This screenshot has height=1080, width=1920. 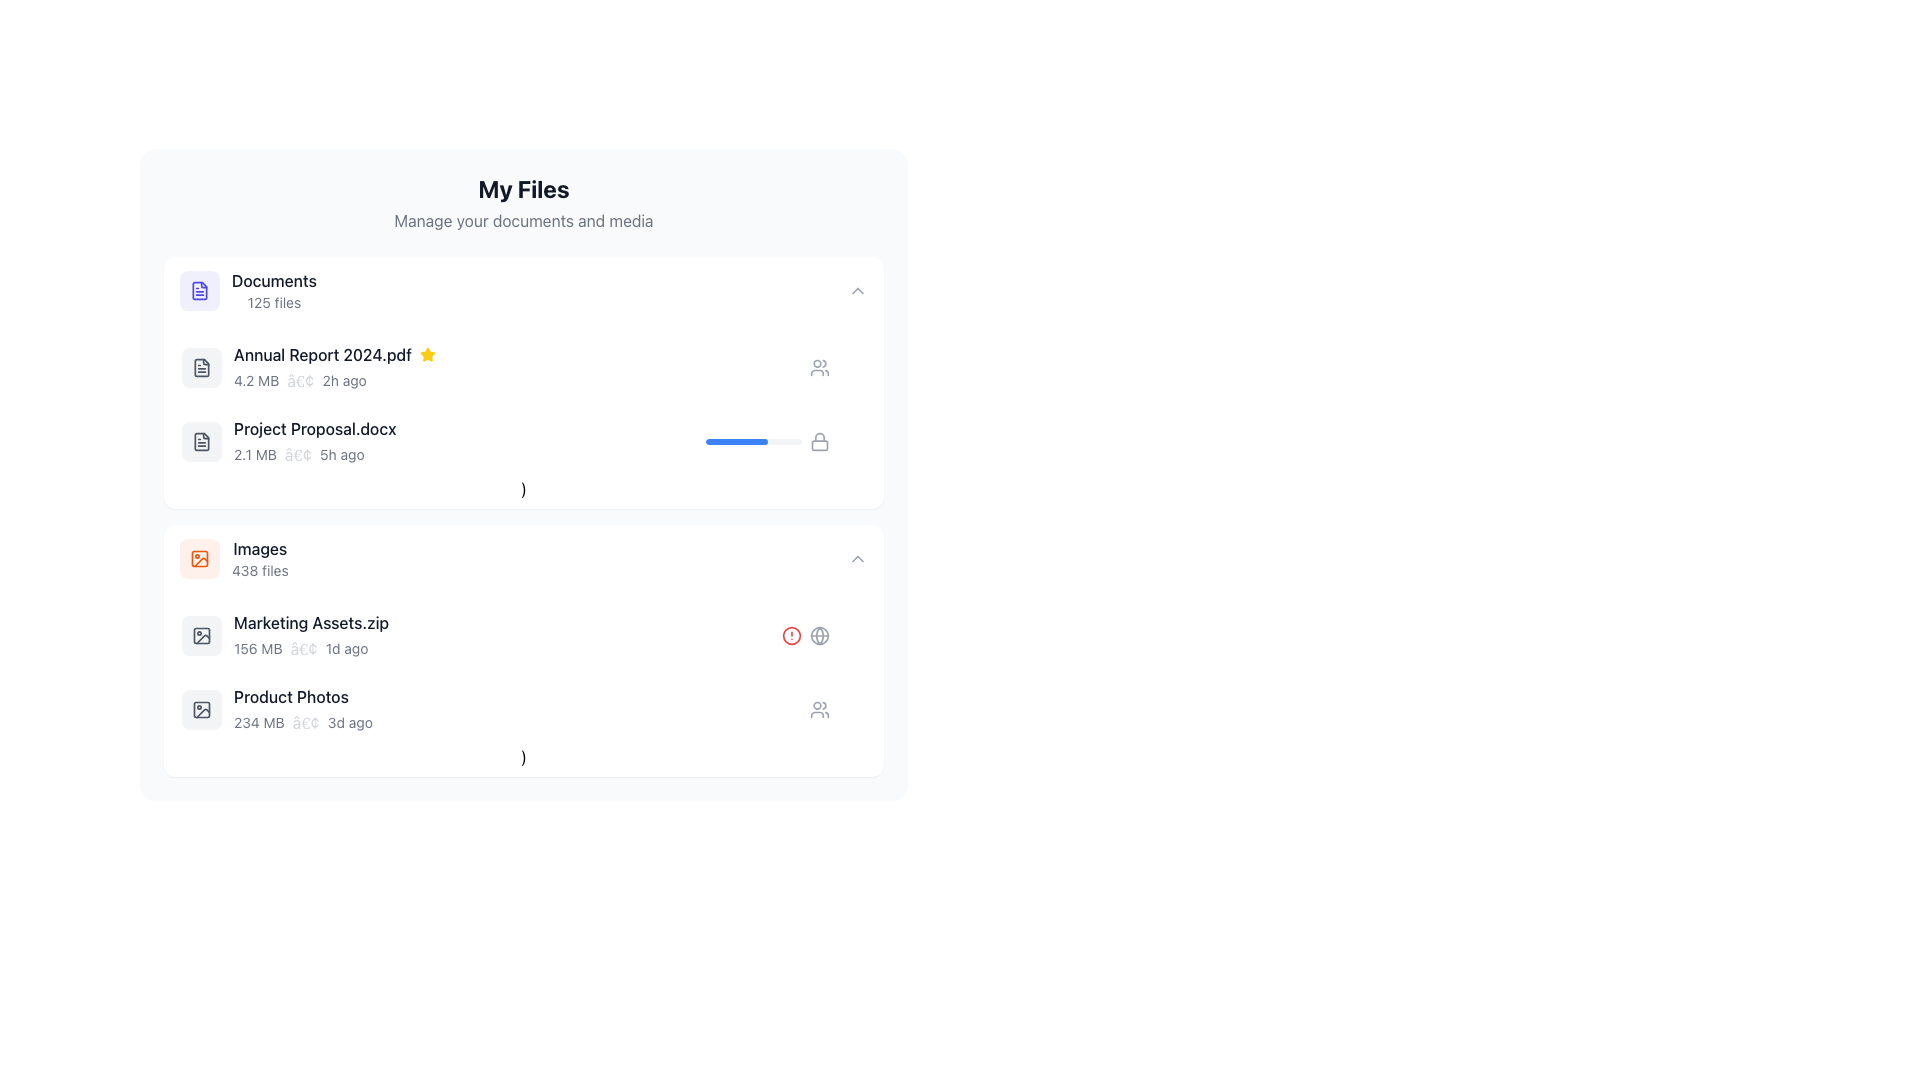 I want to click on the bright yellow star-shaped icon, so click(x=426, y=353).